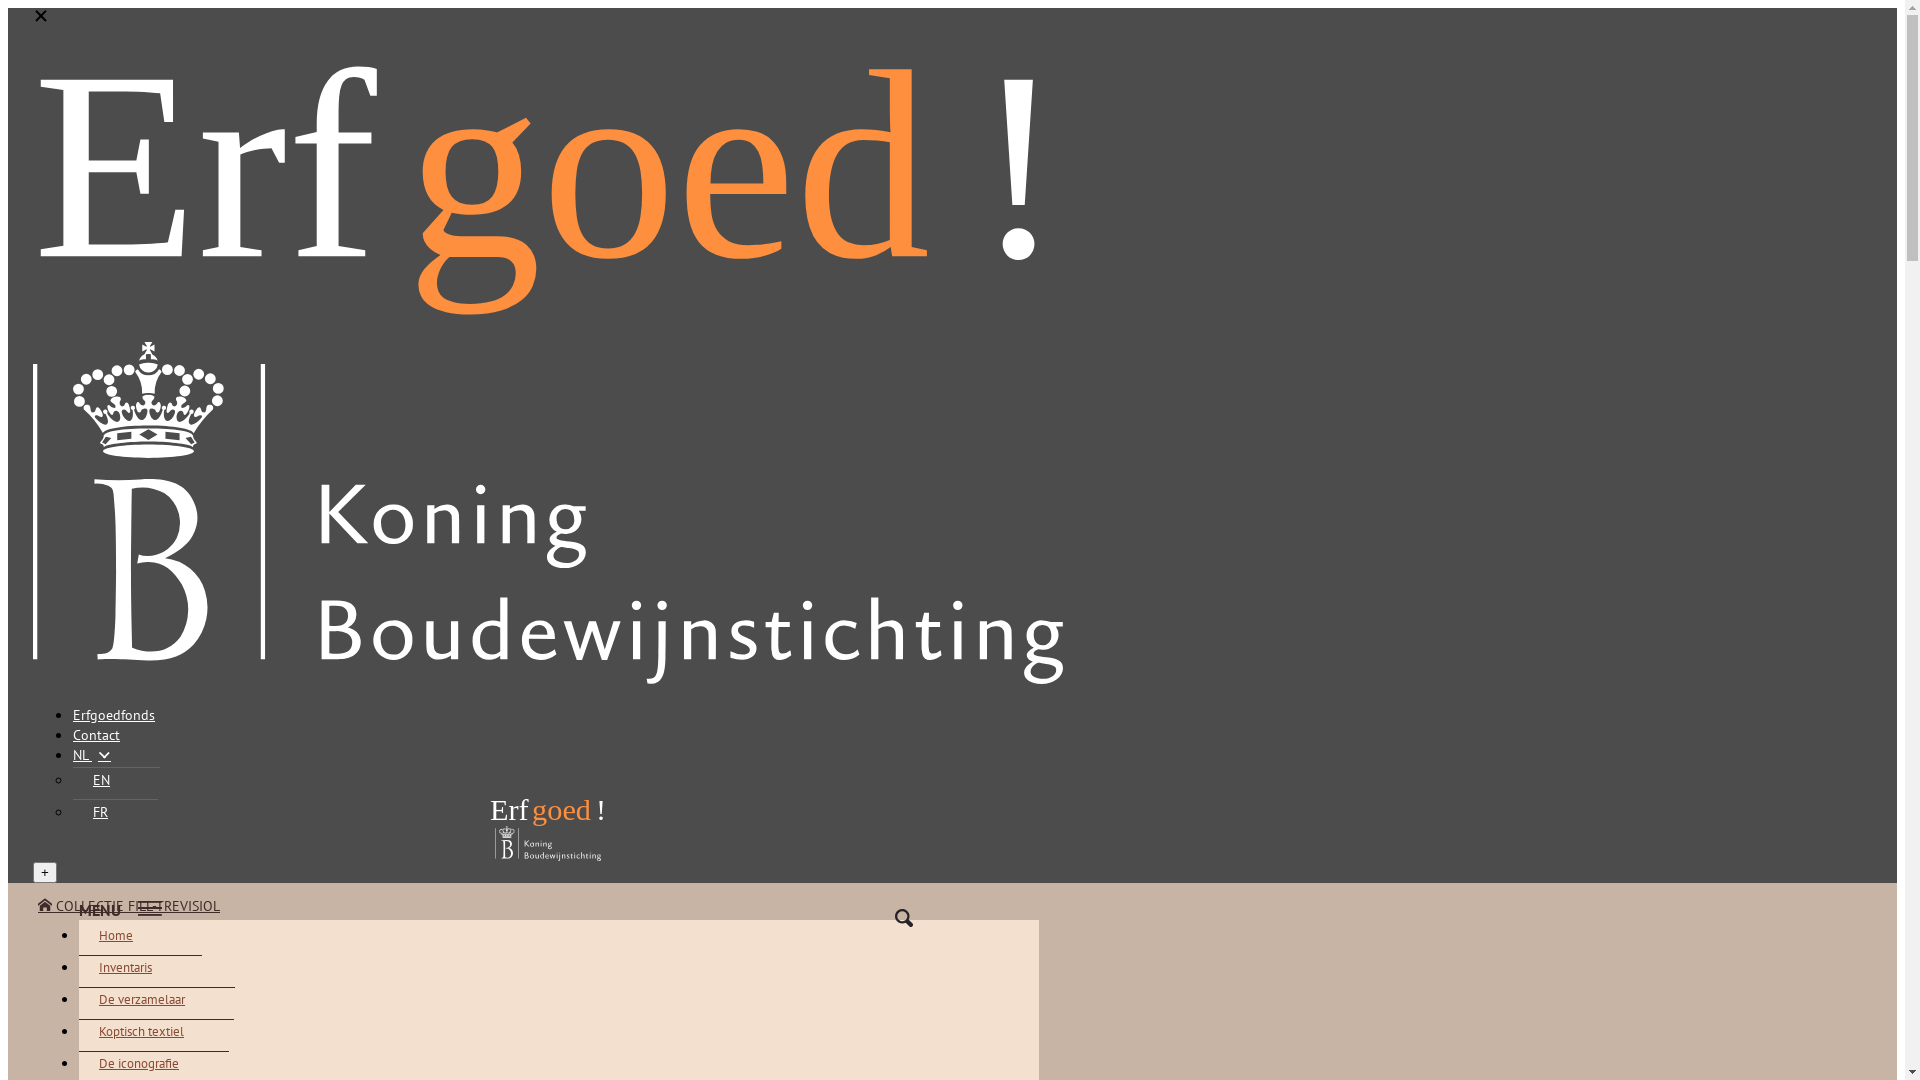  Describe the element at coordinates (864, 918) in the screenshot. I see `'Zoeken'` at that location.